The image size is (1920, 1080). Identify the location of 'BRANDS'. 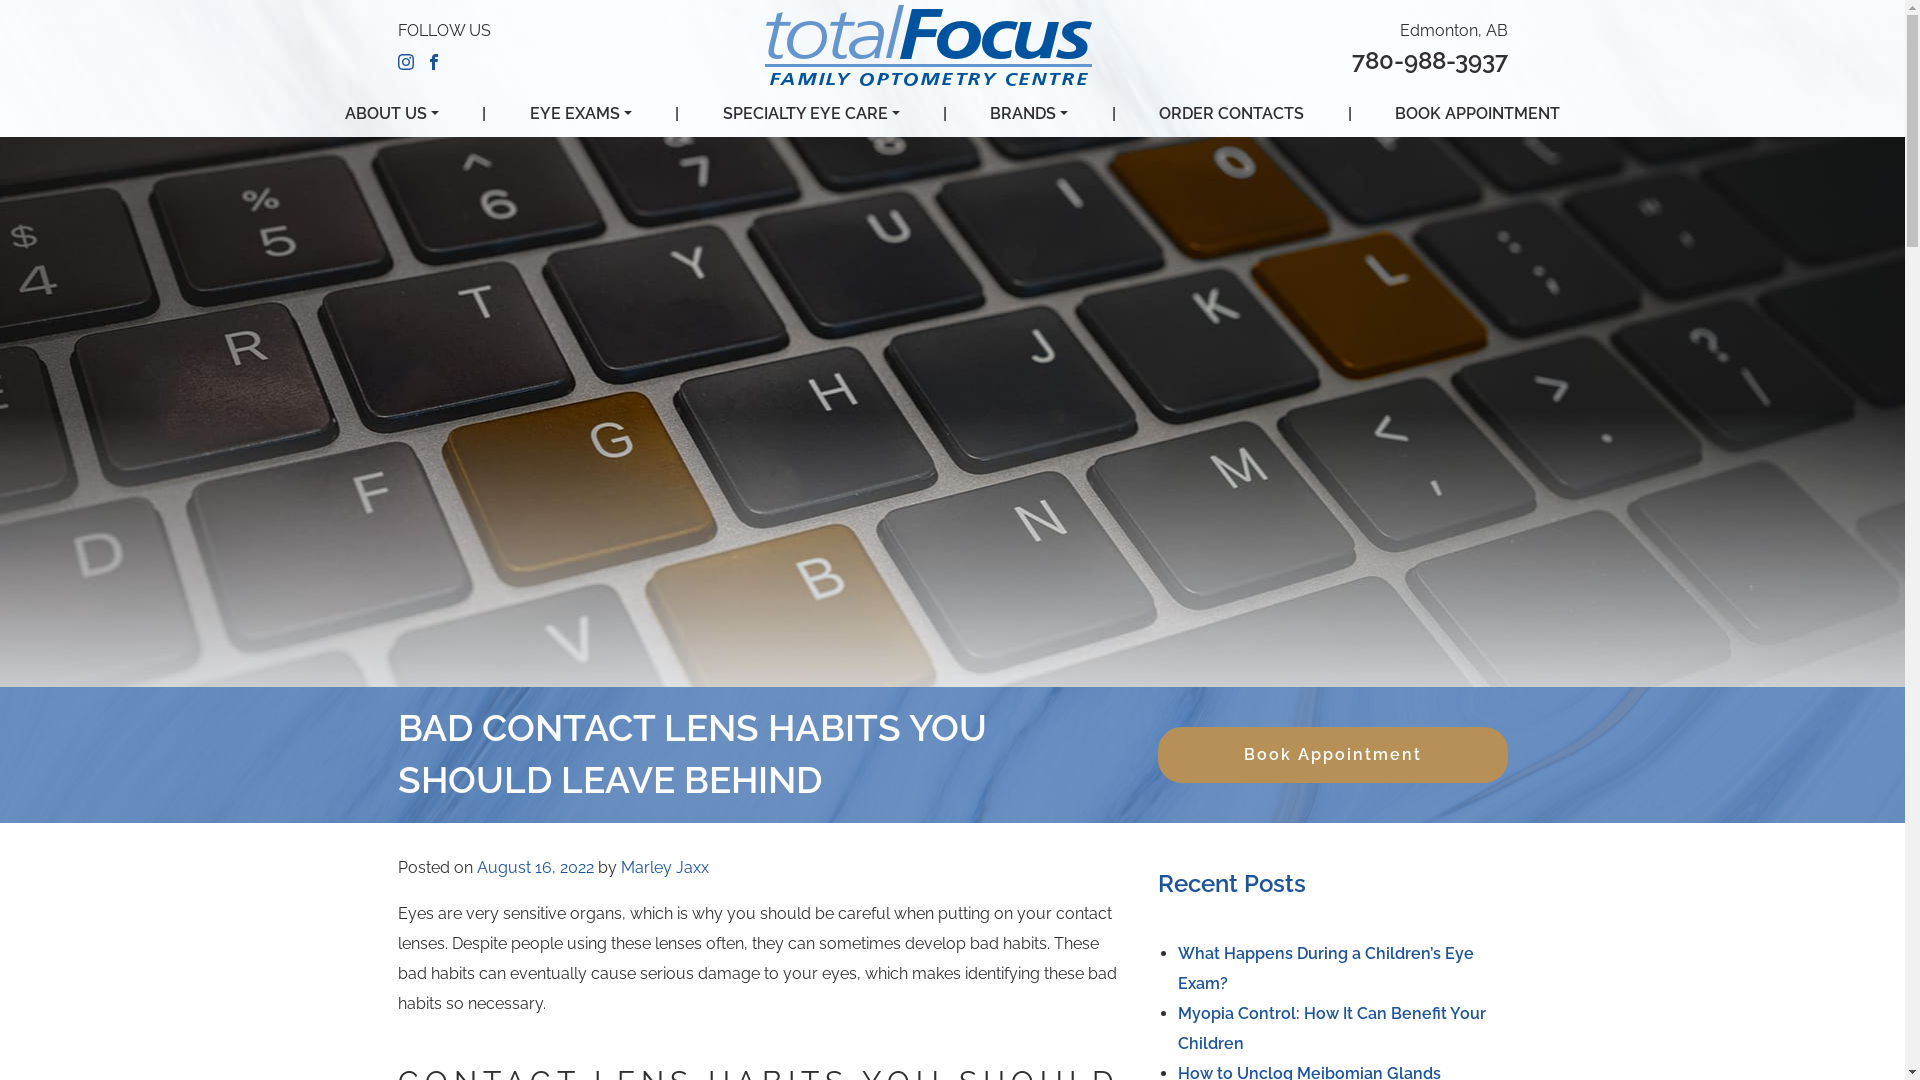
(1028, 114).